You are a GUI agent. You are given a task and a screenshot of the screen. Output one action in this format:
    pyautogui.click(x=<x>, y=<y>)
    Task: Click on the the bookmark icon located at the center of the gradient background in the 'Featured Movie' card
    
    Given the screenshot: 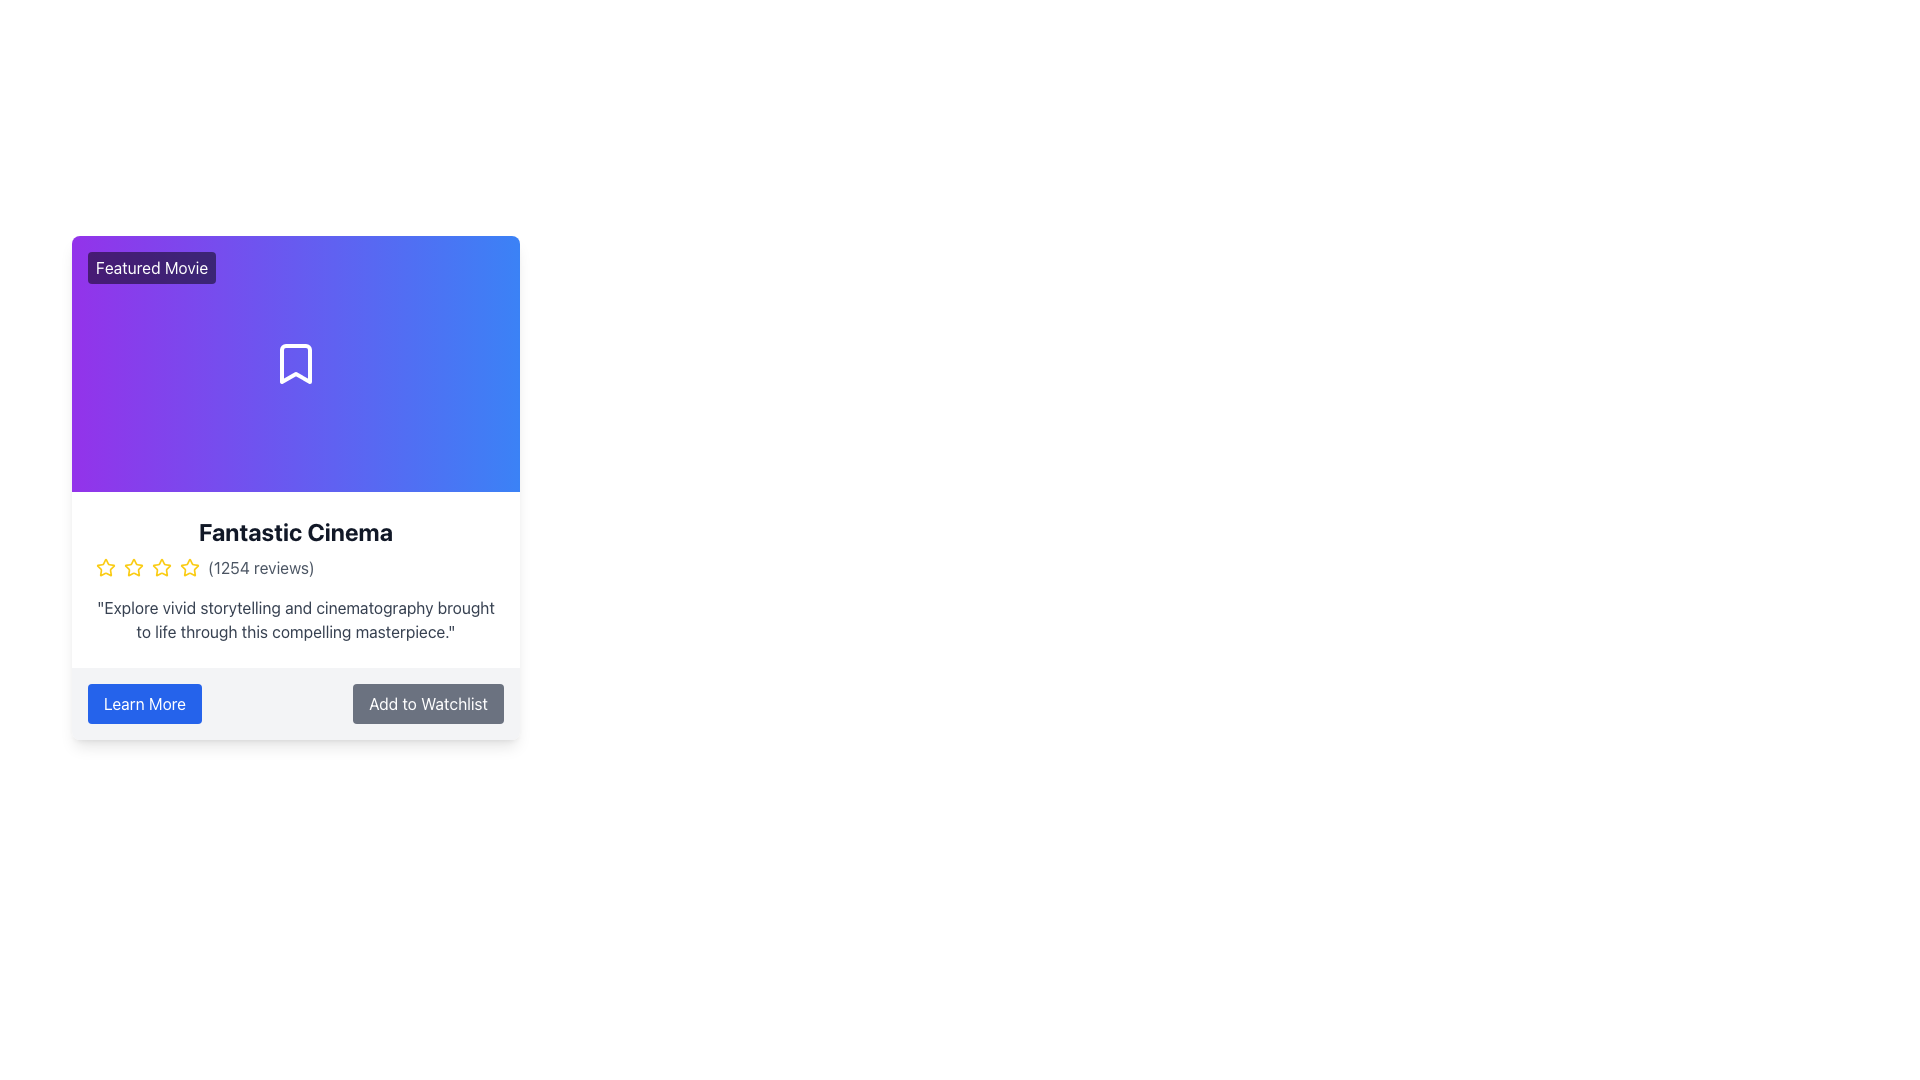 What is the action you would take?
    pyautogui.click(x=295, y=363)
    